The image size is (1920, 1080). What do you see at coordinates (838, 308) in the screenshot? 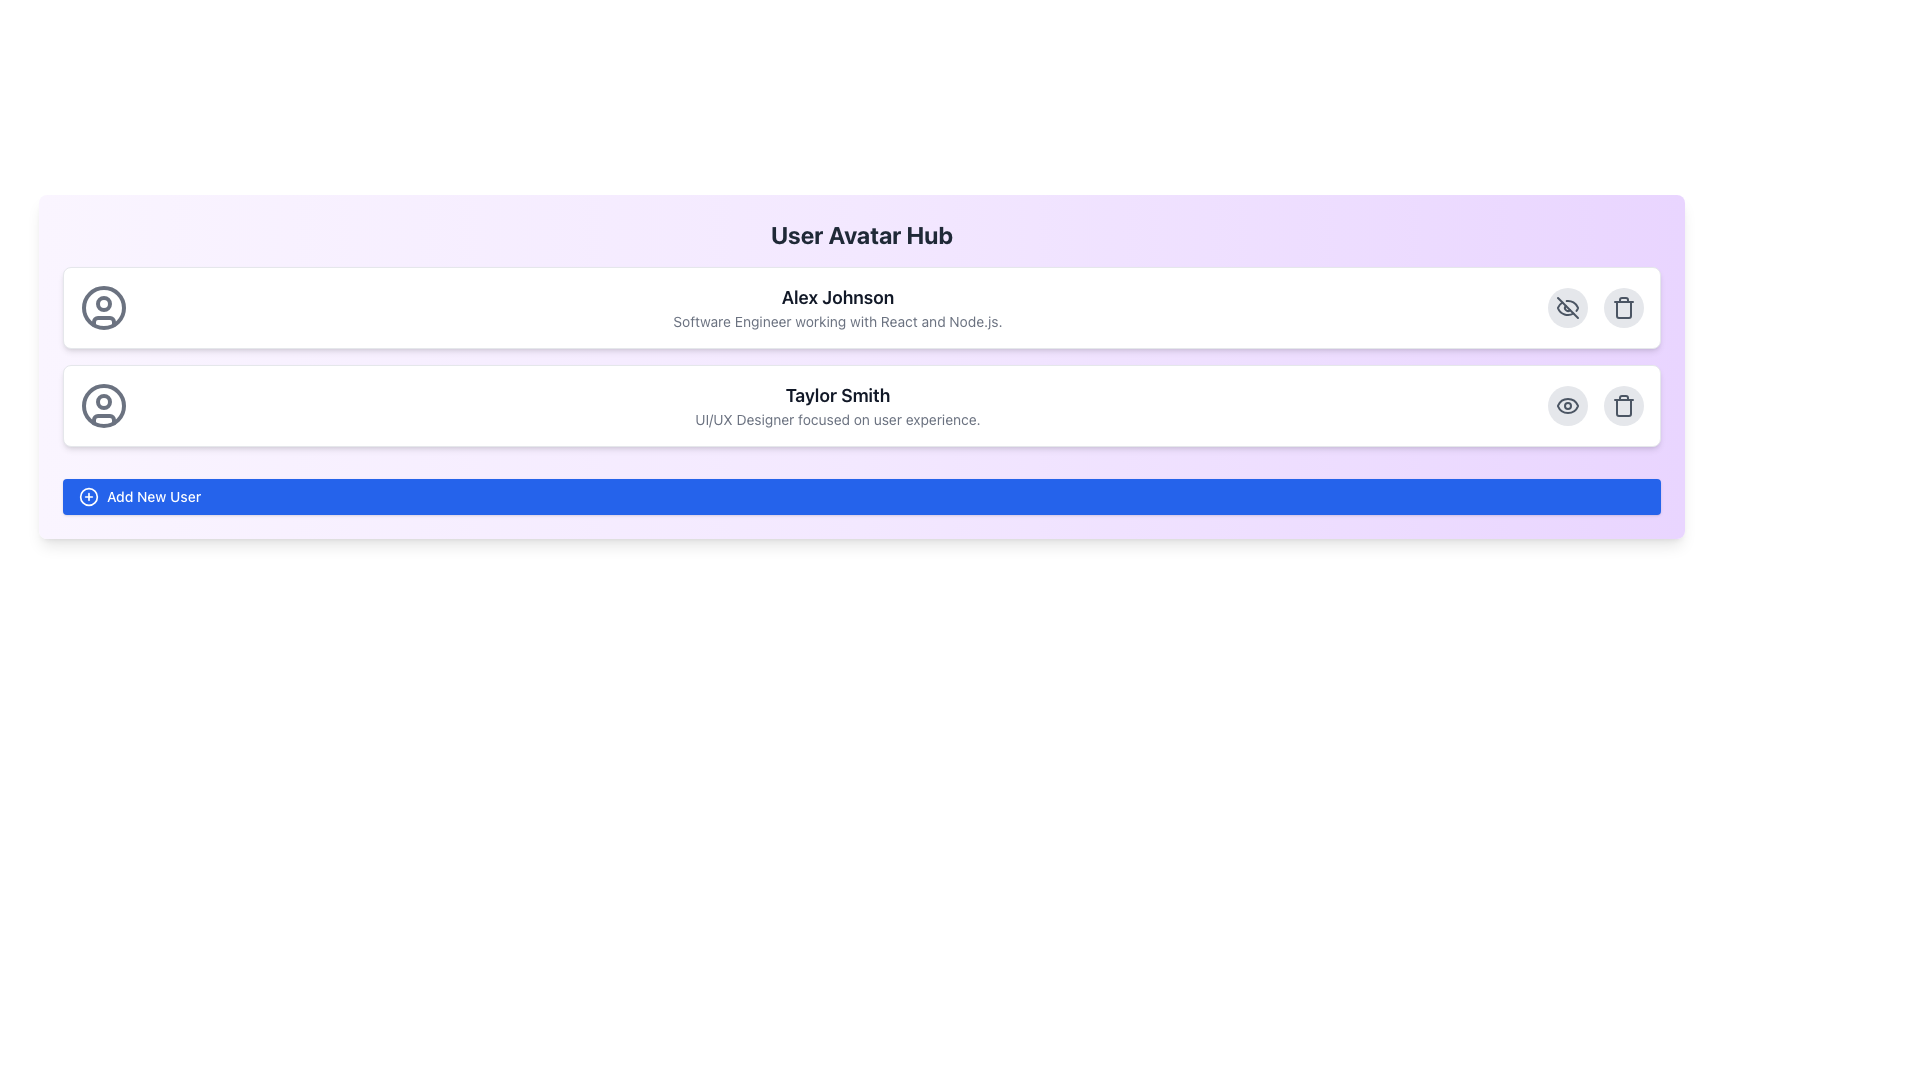
I see `the informational header text block displaying user identity and role details in the profile card, located to the right of the user icon and below 'User Avatar Hub.'` at bounding box center [838, 308].